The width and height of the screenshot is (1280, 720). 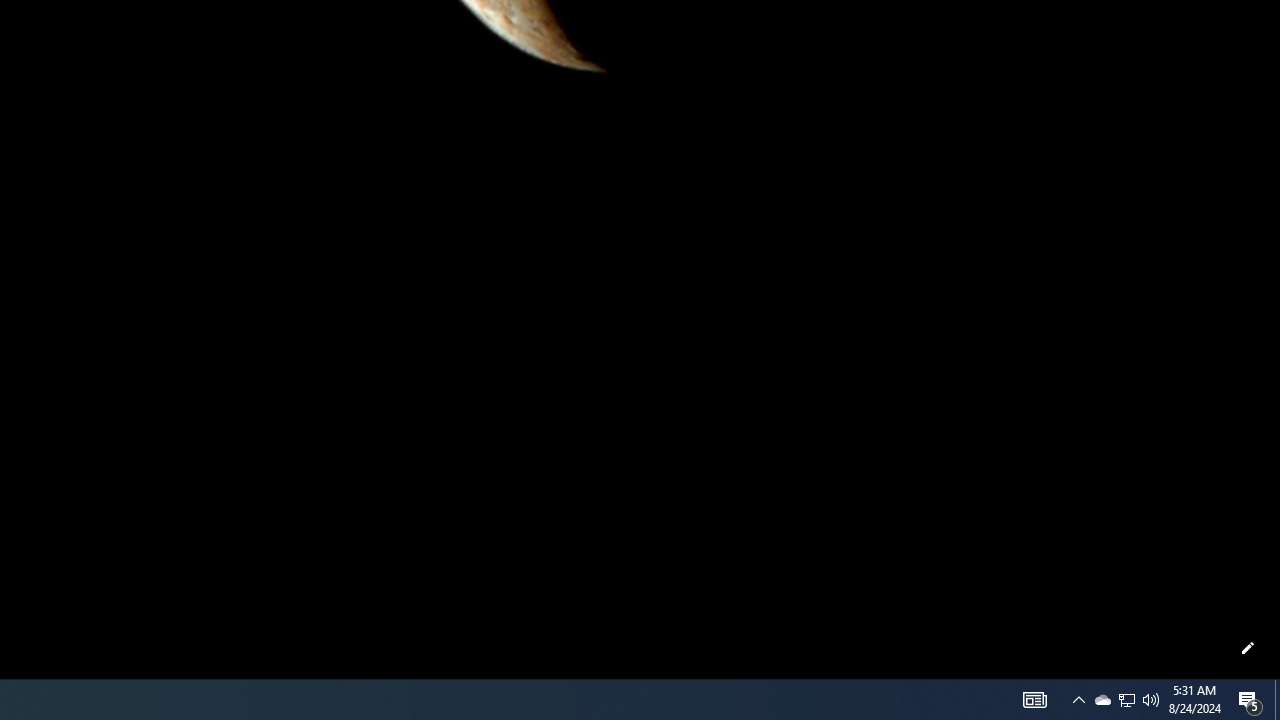 I want to click on 'Action Center, 5 new notifications', so click(x=1250, y=698).